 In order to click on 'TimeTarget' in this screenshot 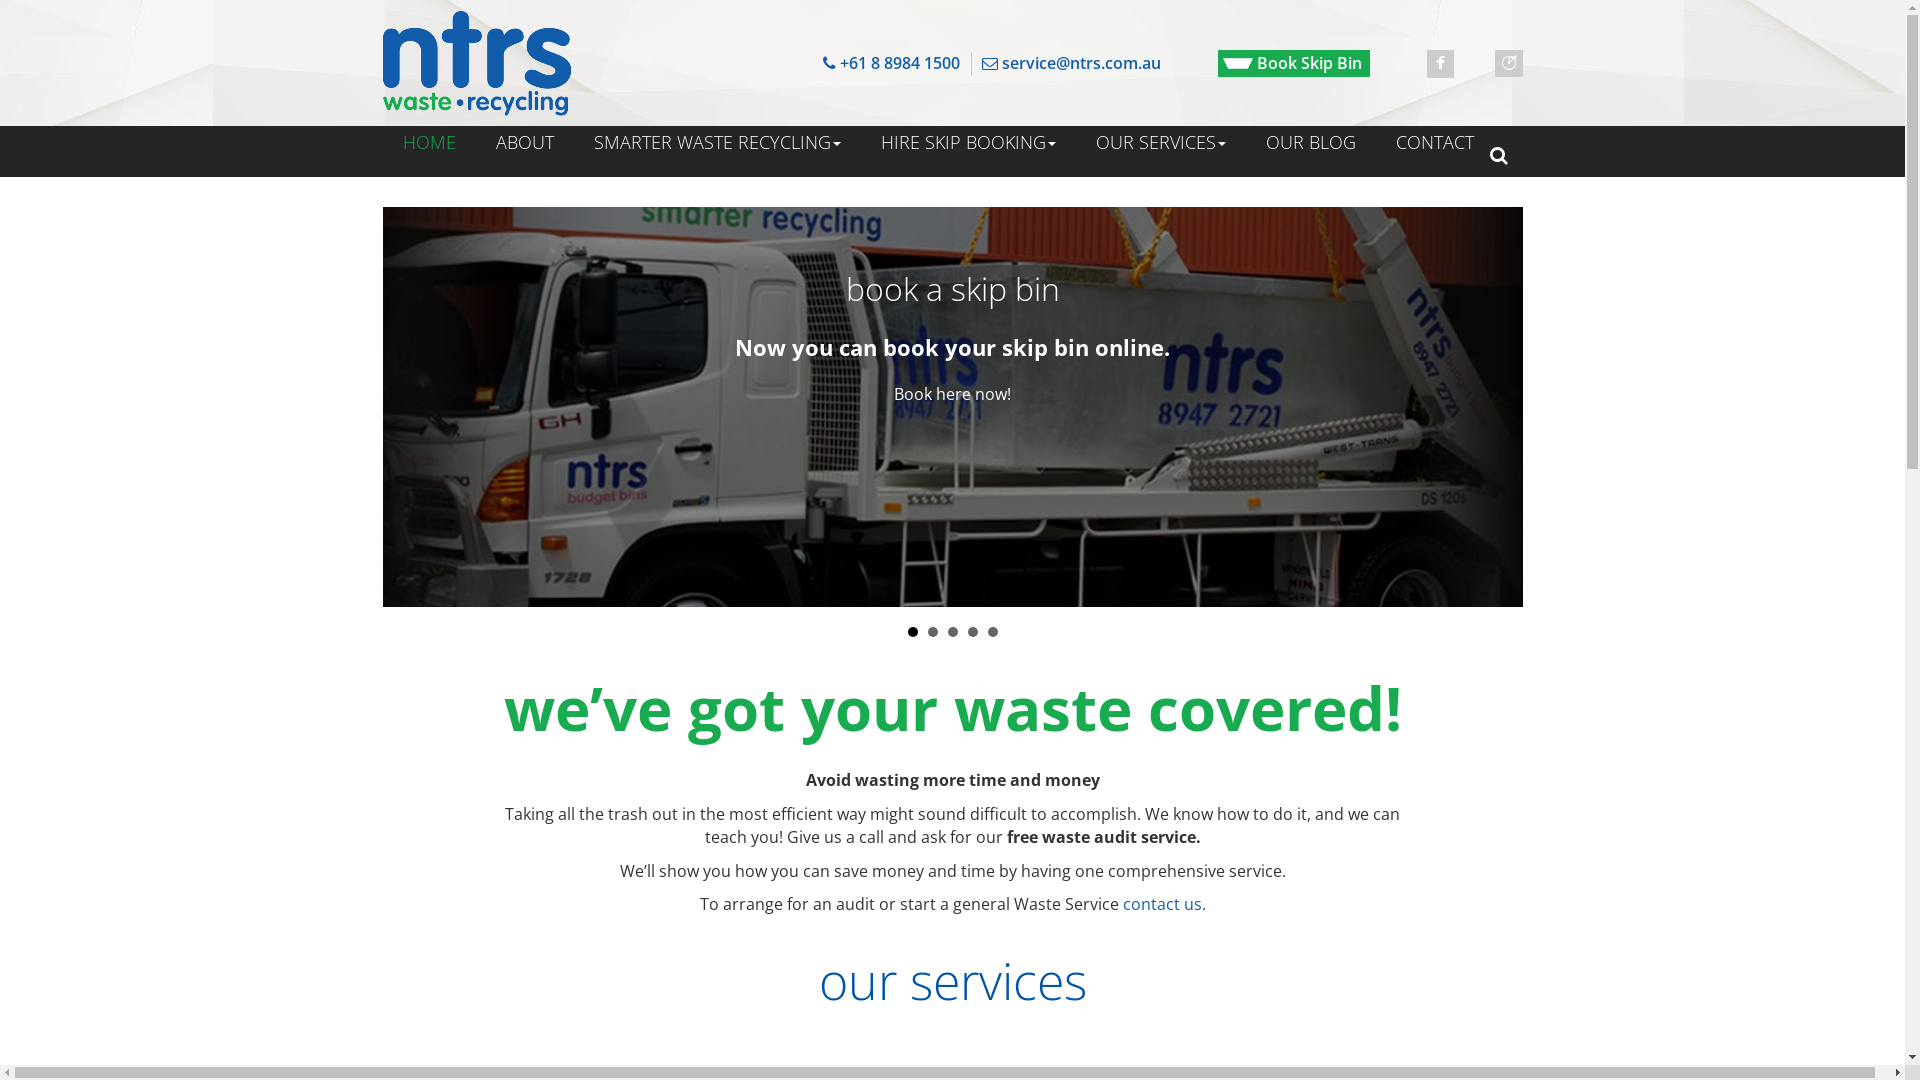, I will do `click(1508, 62)`.